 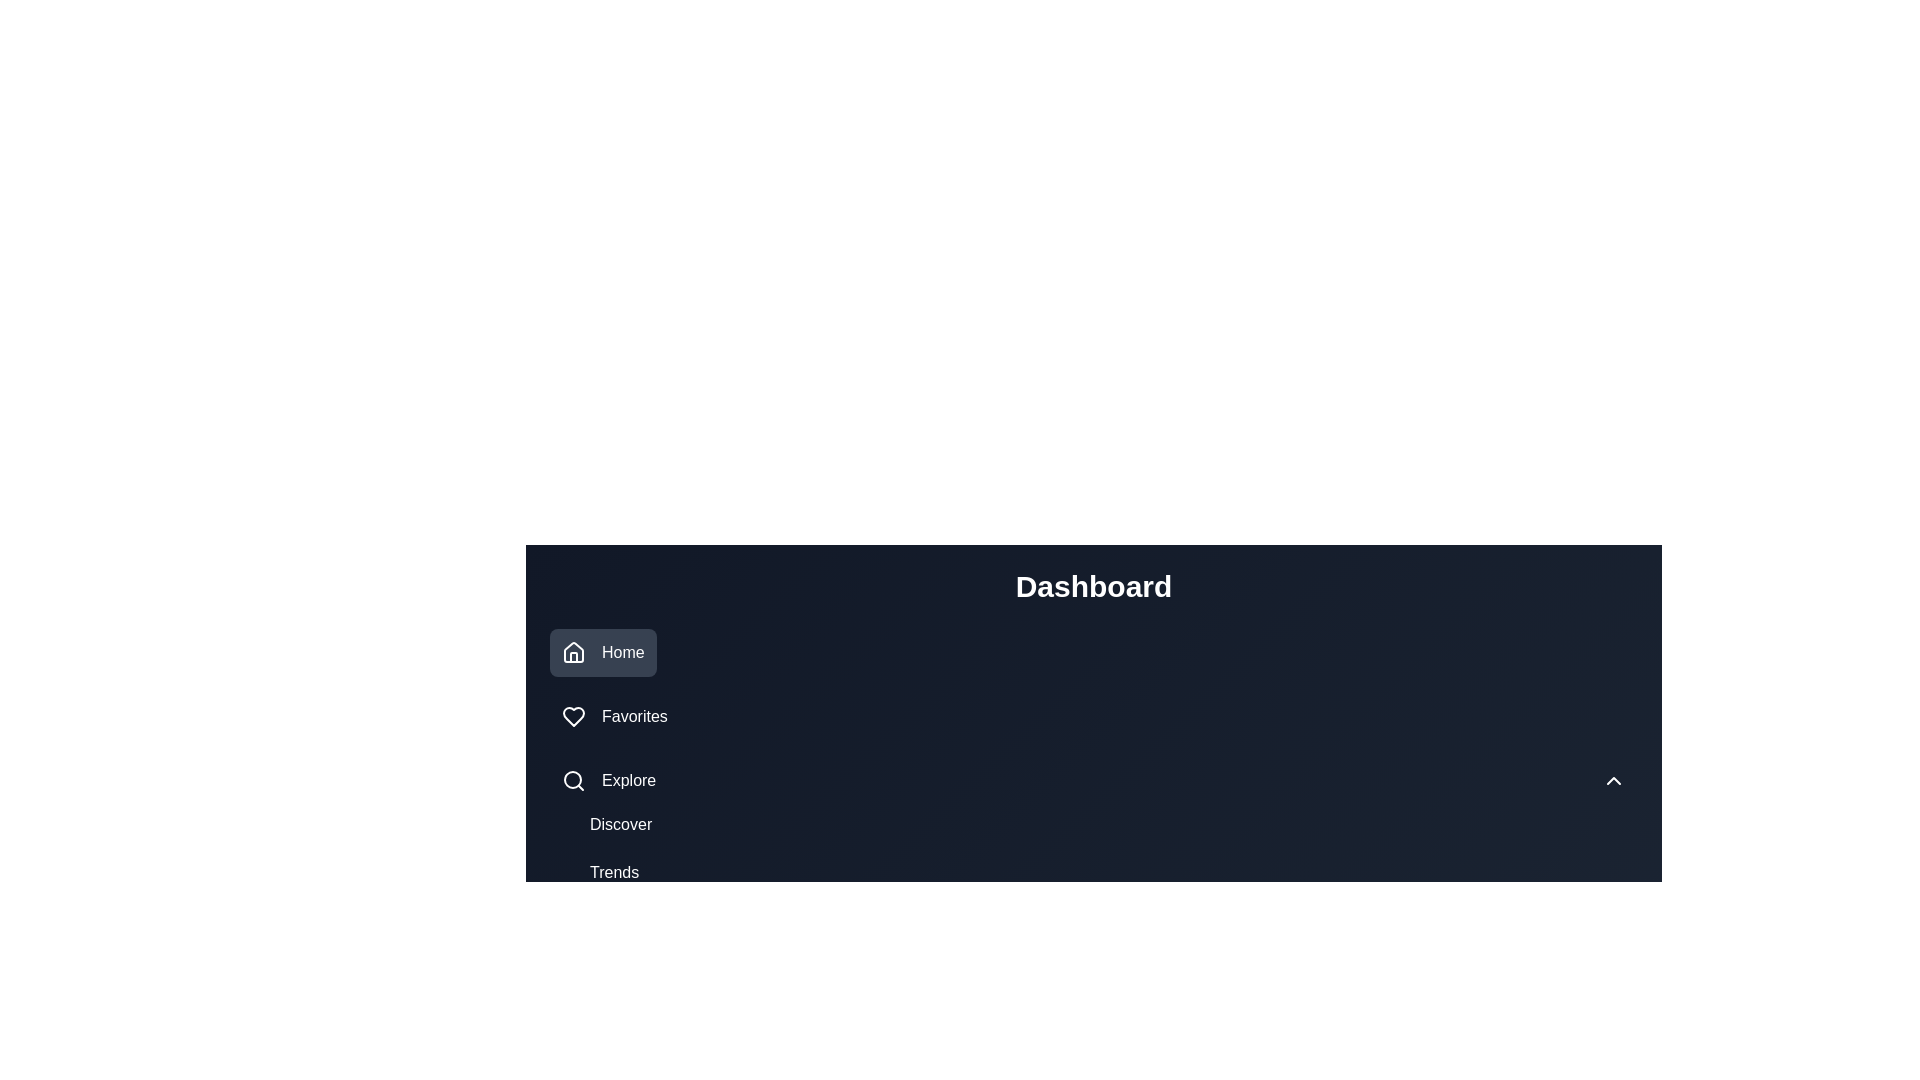 I want to click on the 'Home' text label in the left sidebar menu, which is styled in white text over a dark background and is part of the first menu item containing a house icon, so click(x=622, y=652).